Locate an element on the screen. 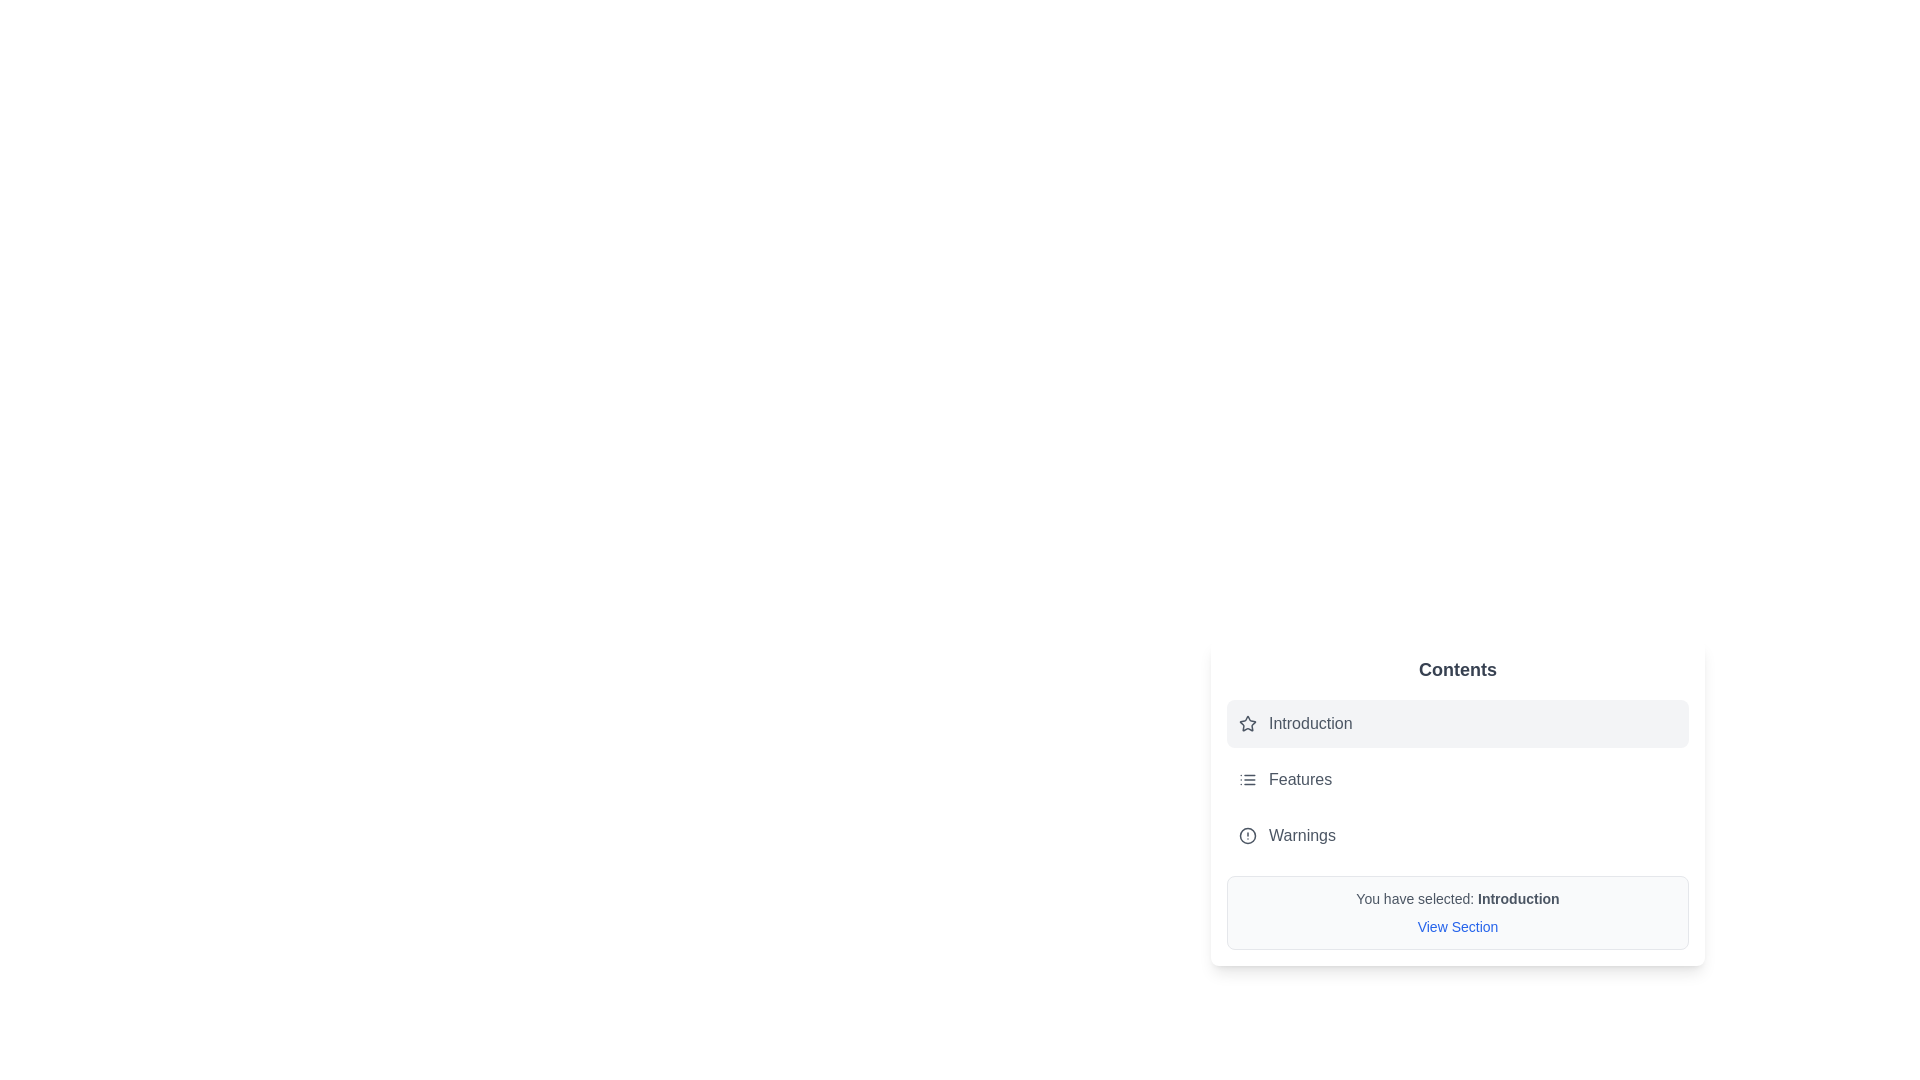 This screenshot has width=1920, height=1080. decorative icon located in the top-left region of the 'Introduction' section within the contents panel is located at coordinates (1247, 723).